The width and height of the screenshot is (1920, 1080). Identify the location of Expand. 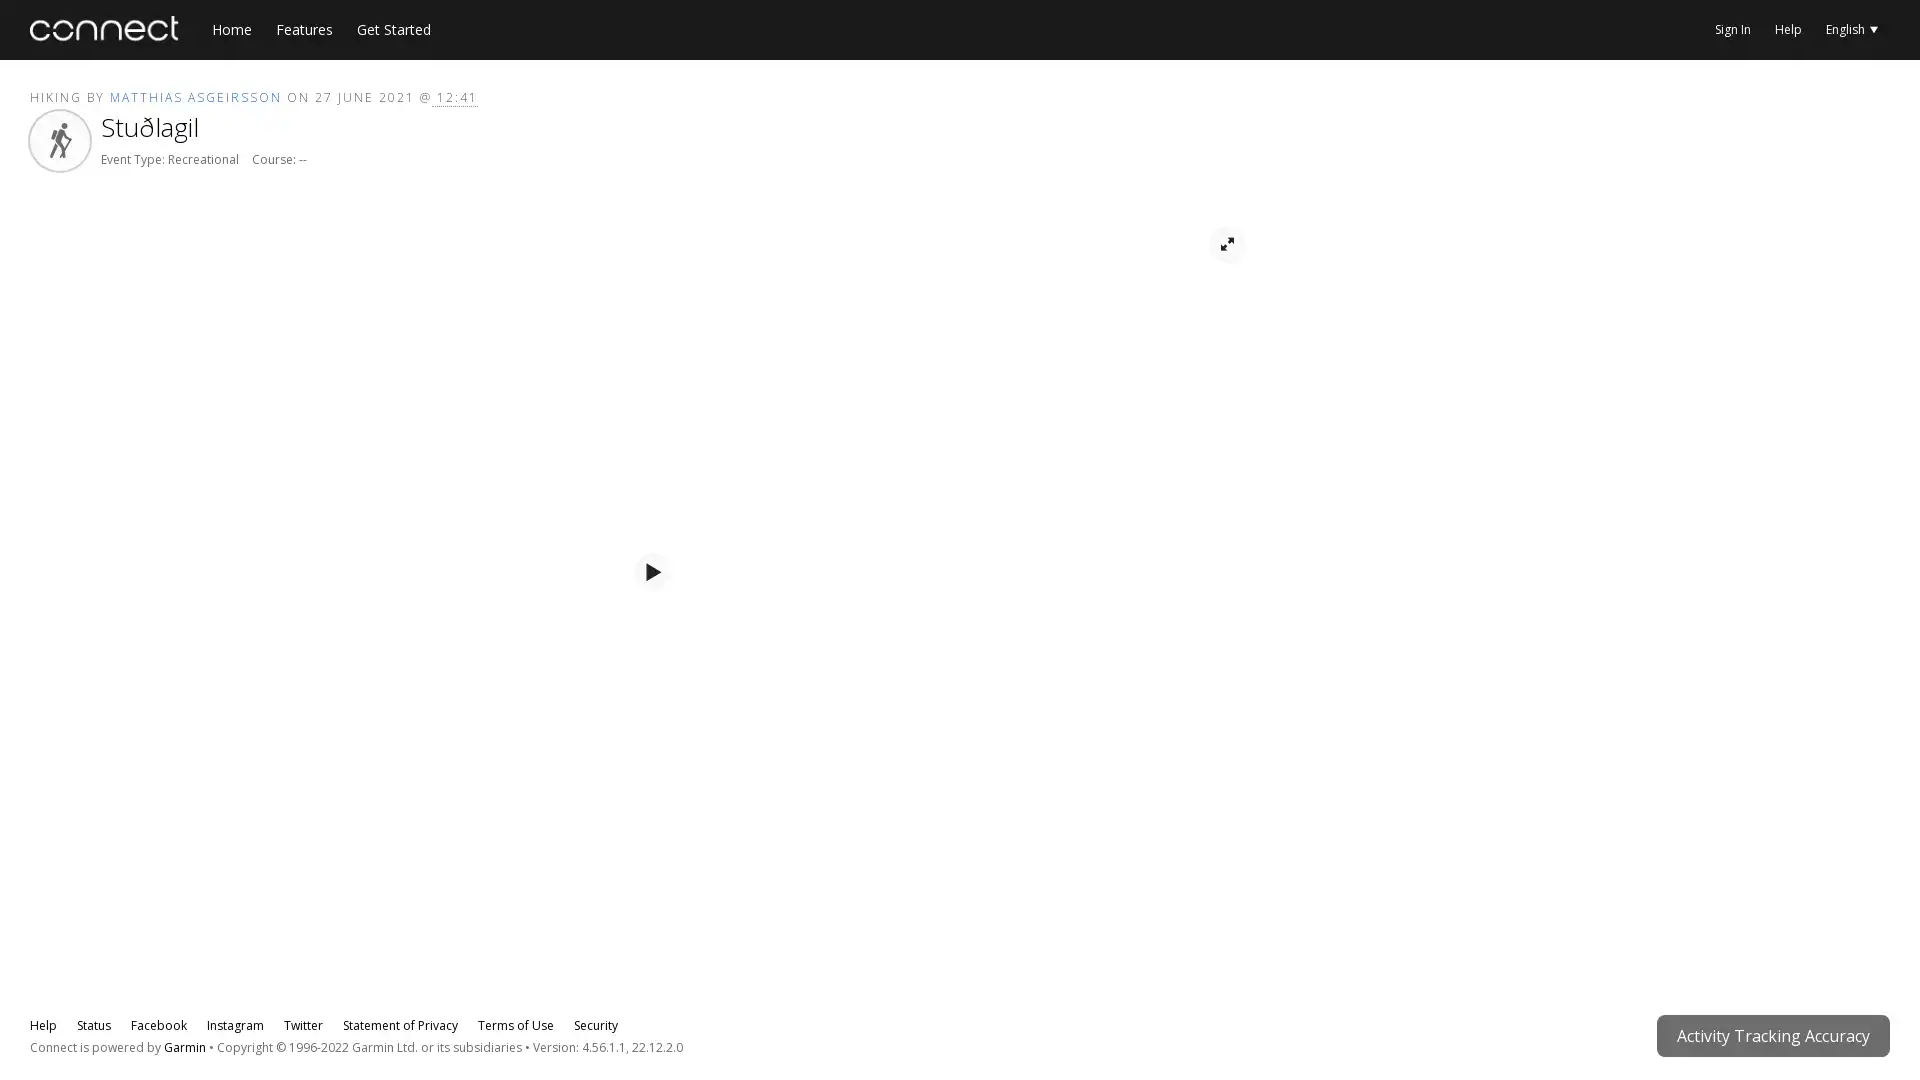
(1237, 789).